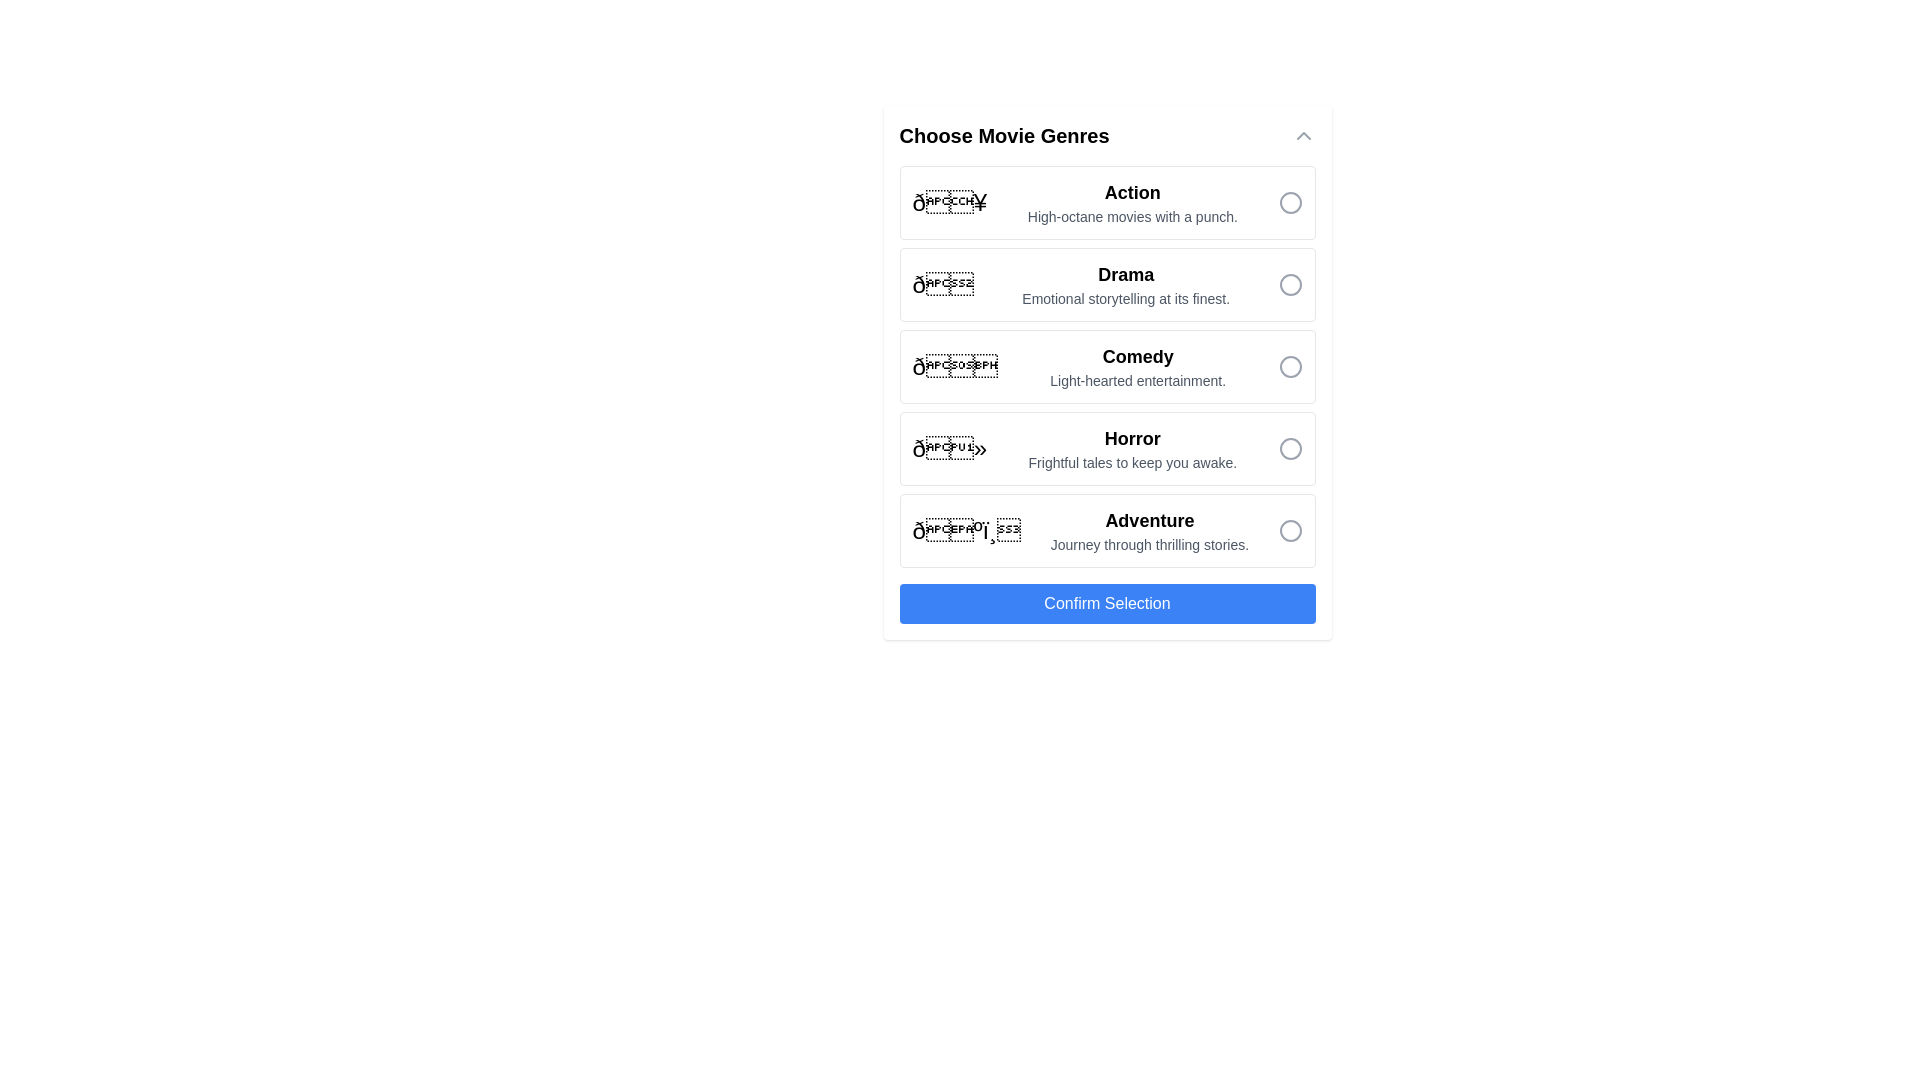 The width and height of the screenshot is (1920, 1080). I want to click on the text block titled 'Action', which describes high-octane movies with a punch, located centrally to the right of an emoji icon in the 'Choose Movie Genres' section, so click(1132, 203).